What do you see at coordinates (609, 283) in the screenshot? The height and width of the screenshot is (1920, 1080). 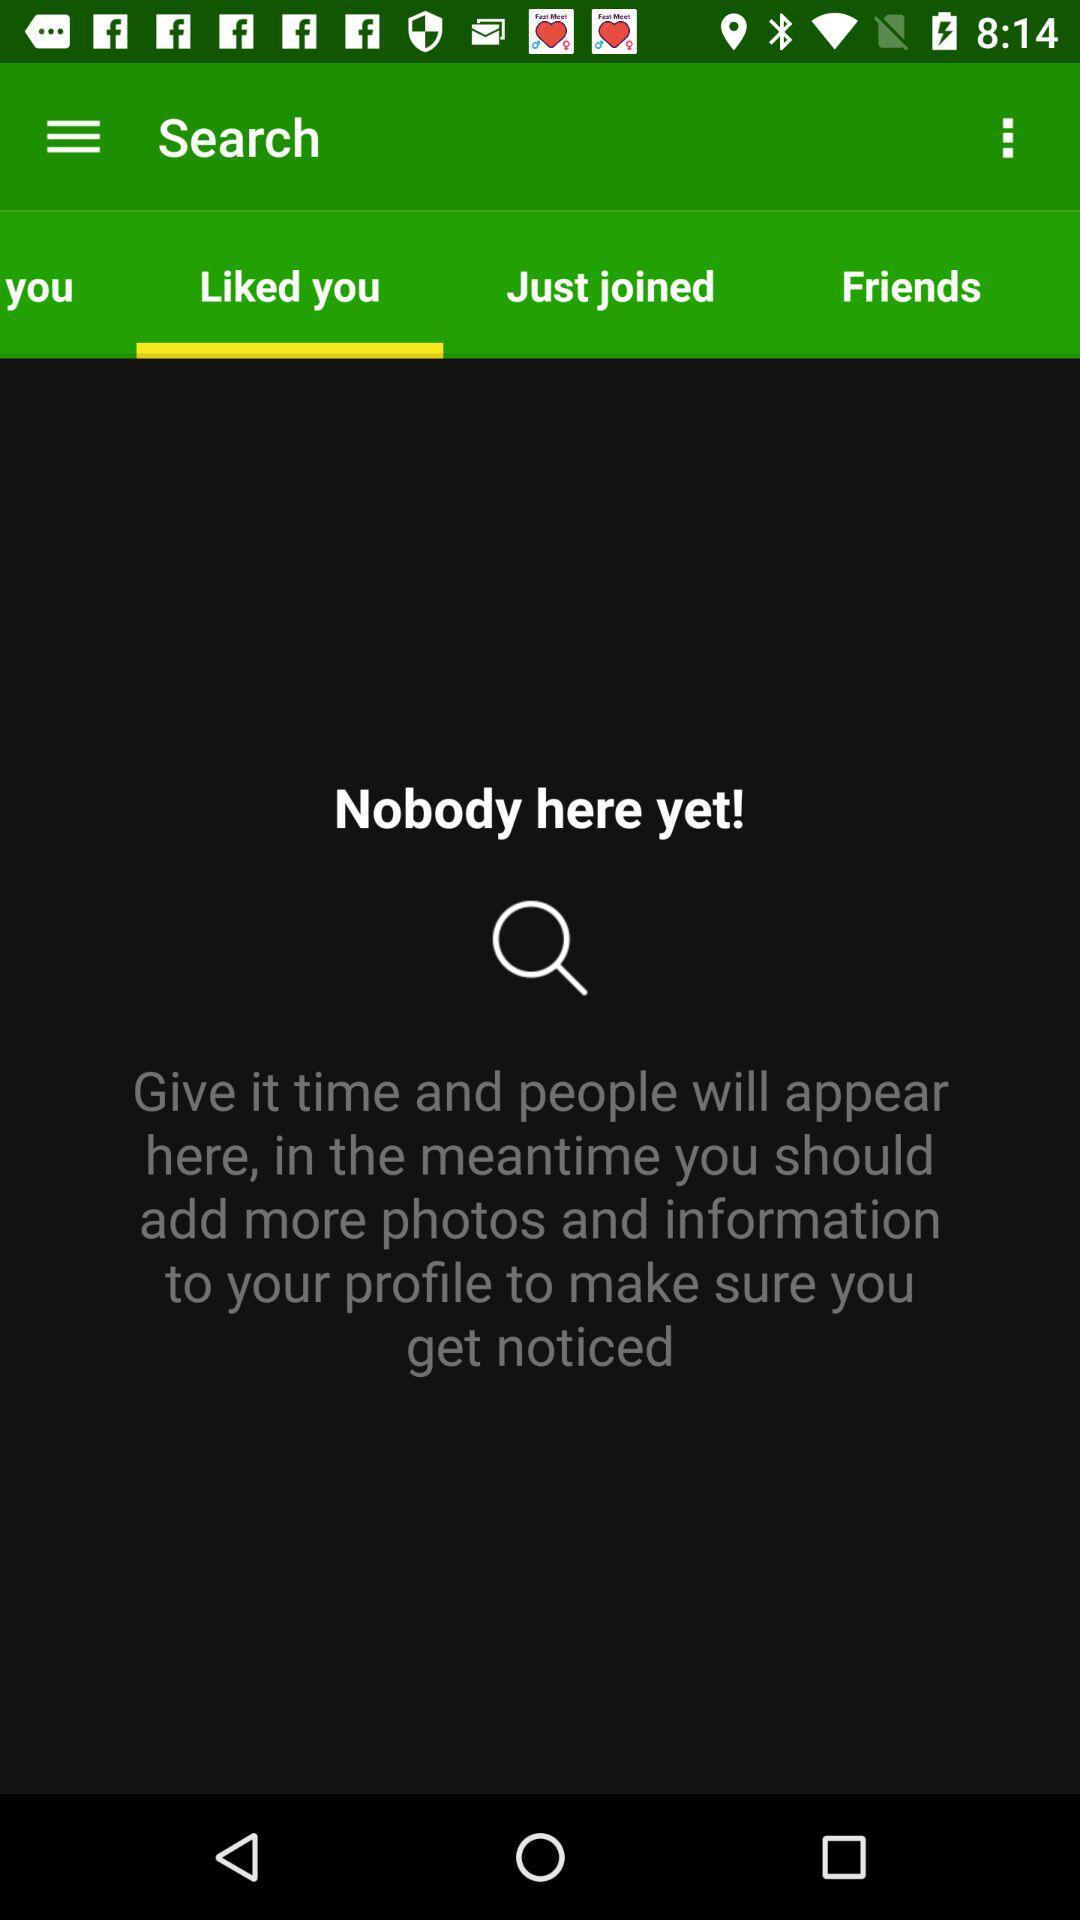 I see `item to the right of liked you item` at bounding box center [609, 283].